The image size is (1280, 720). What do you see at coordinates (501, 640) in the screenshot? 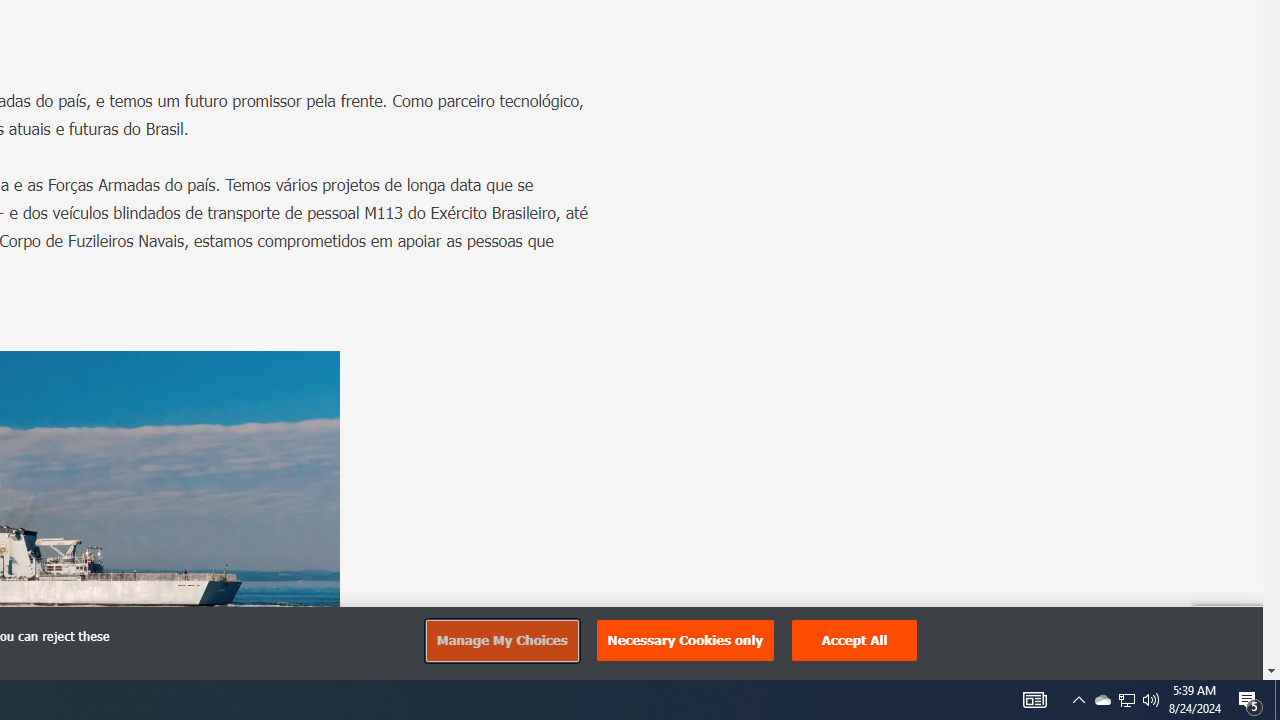
I see `'Manage My Choices'` at bounding box center [501, 640].